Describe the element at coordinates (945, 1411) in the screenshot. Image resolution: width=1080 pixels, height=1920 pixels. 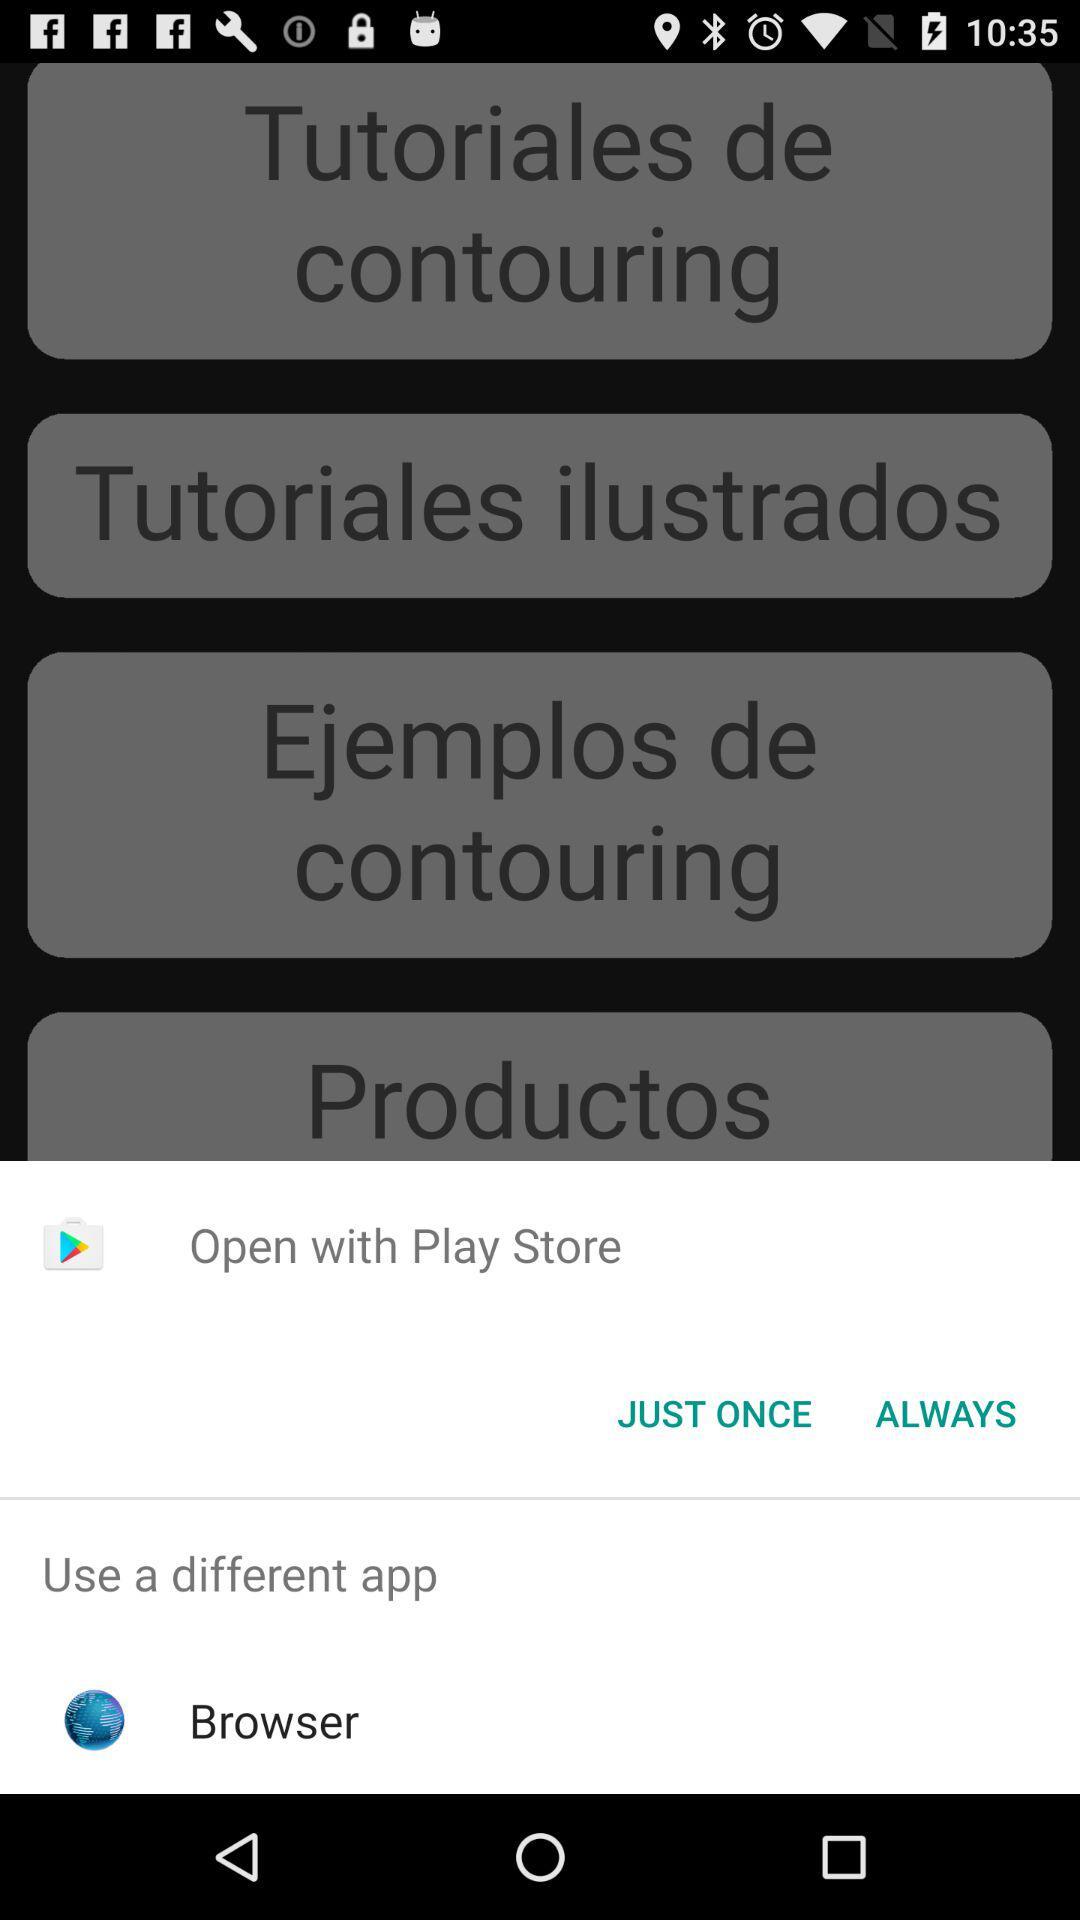
I see `icon to the right of just once icon` at that location.